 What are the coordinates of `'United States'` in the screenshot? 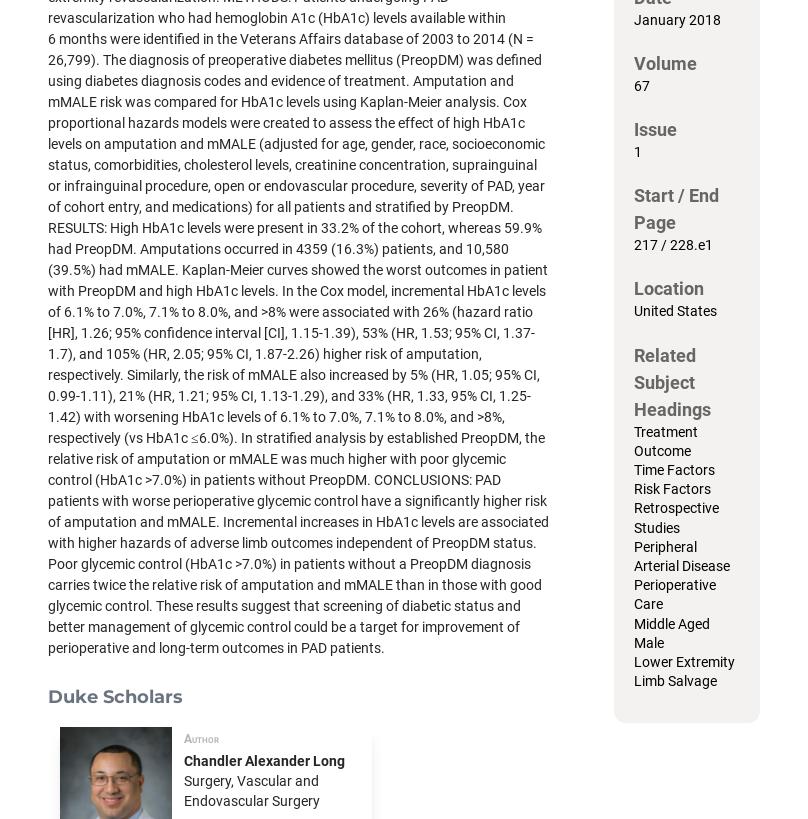 It's located at (675, 310).